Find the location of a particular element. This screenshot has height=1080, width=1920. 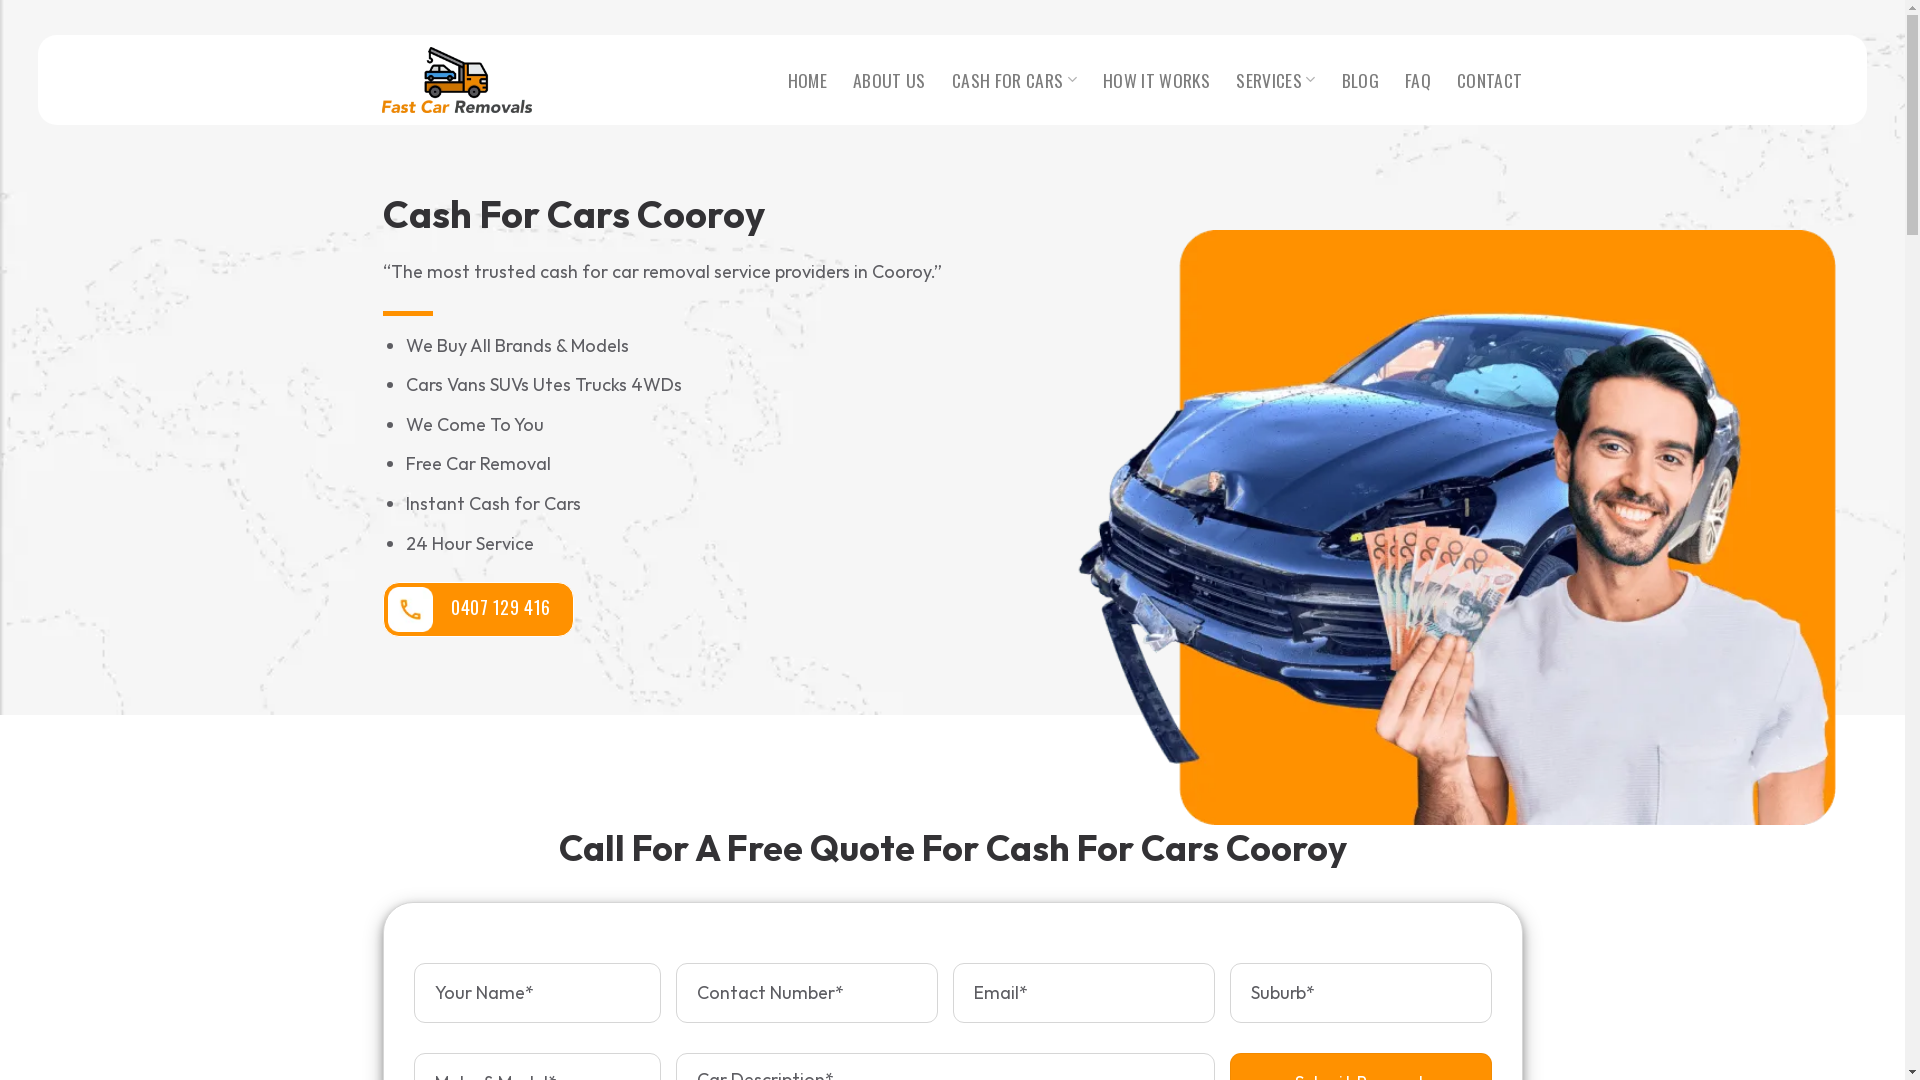

'HOW IT WORKS' is located at coordinates (1102, 79).